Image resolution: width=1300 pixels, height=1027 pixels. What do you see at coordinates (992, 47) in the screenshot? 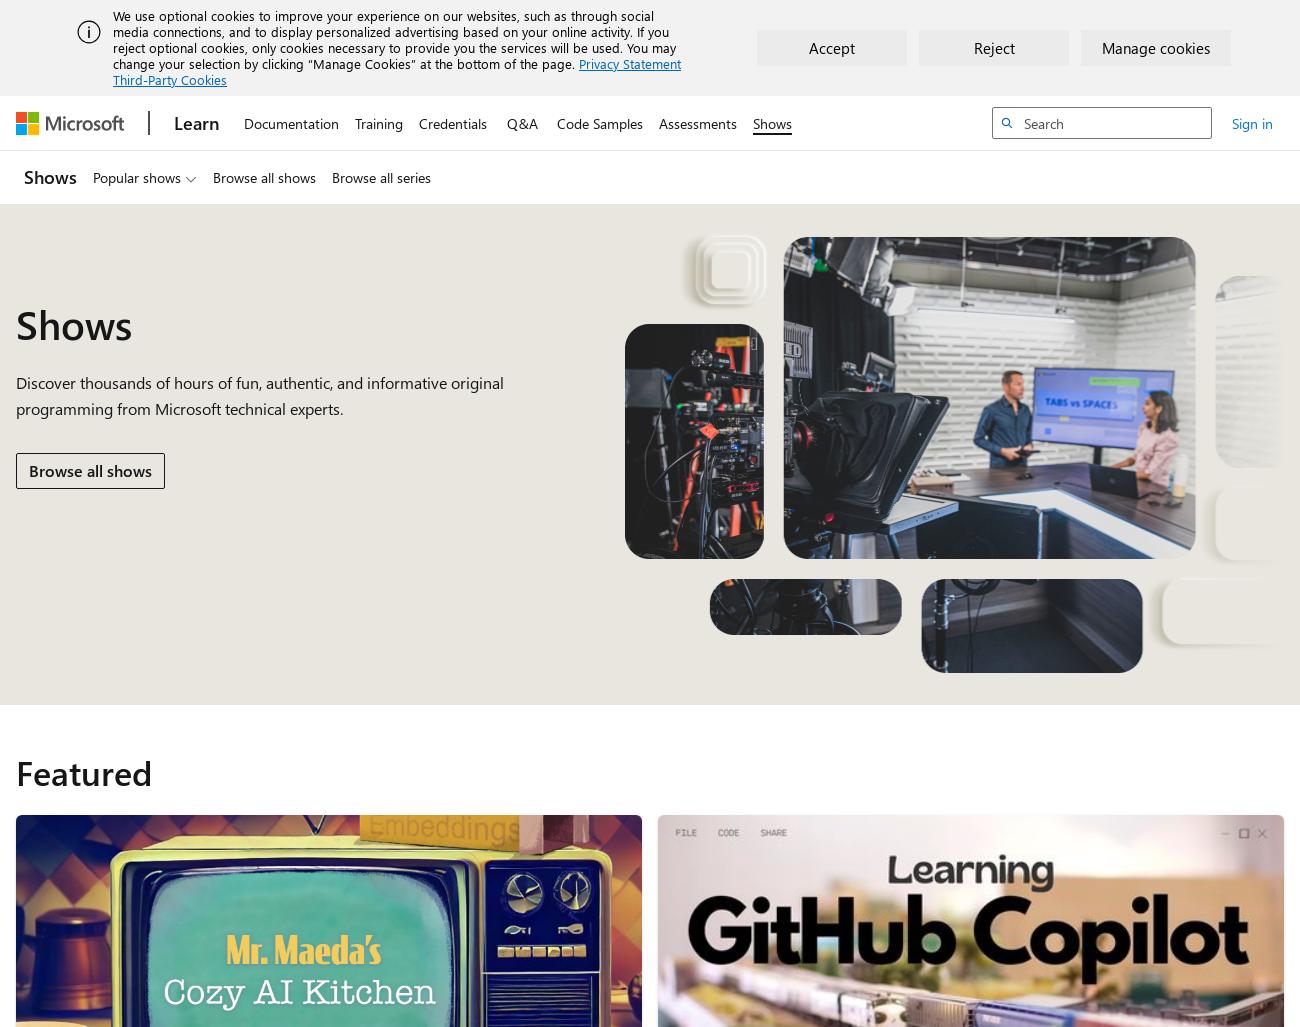
I see `'Reject'` at bounding box center [992, 47].